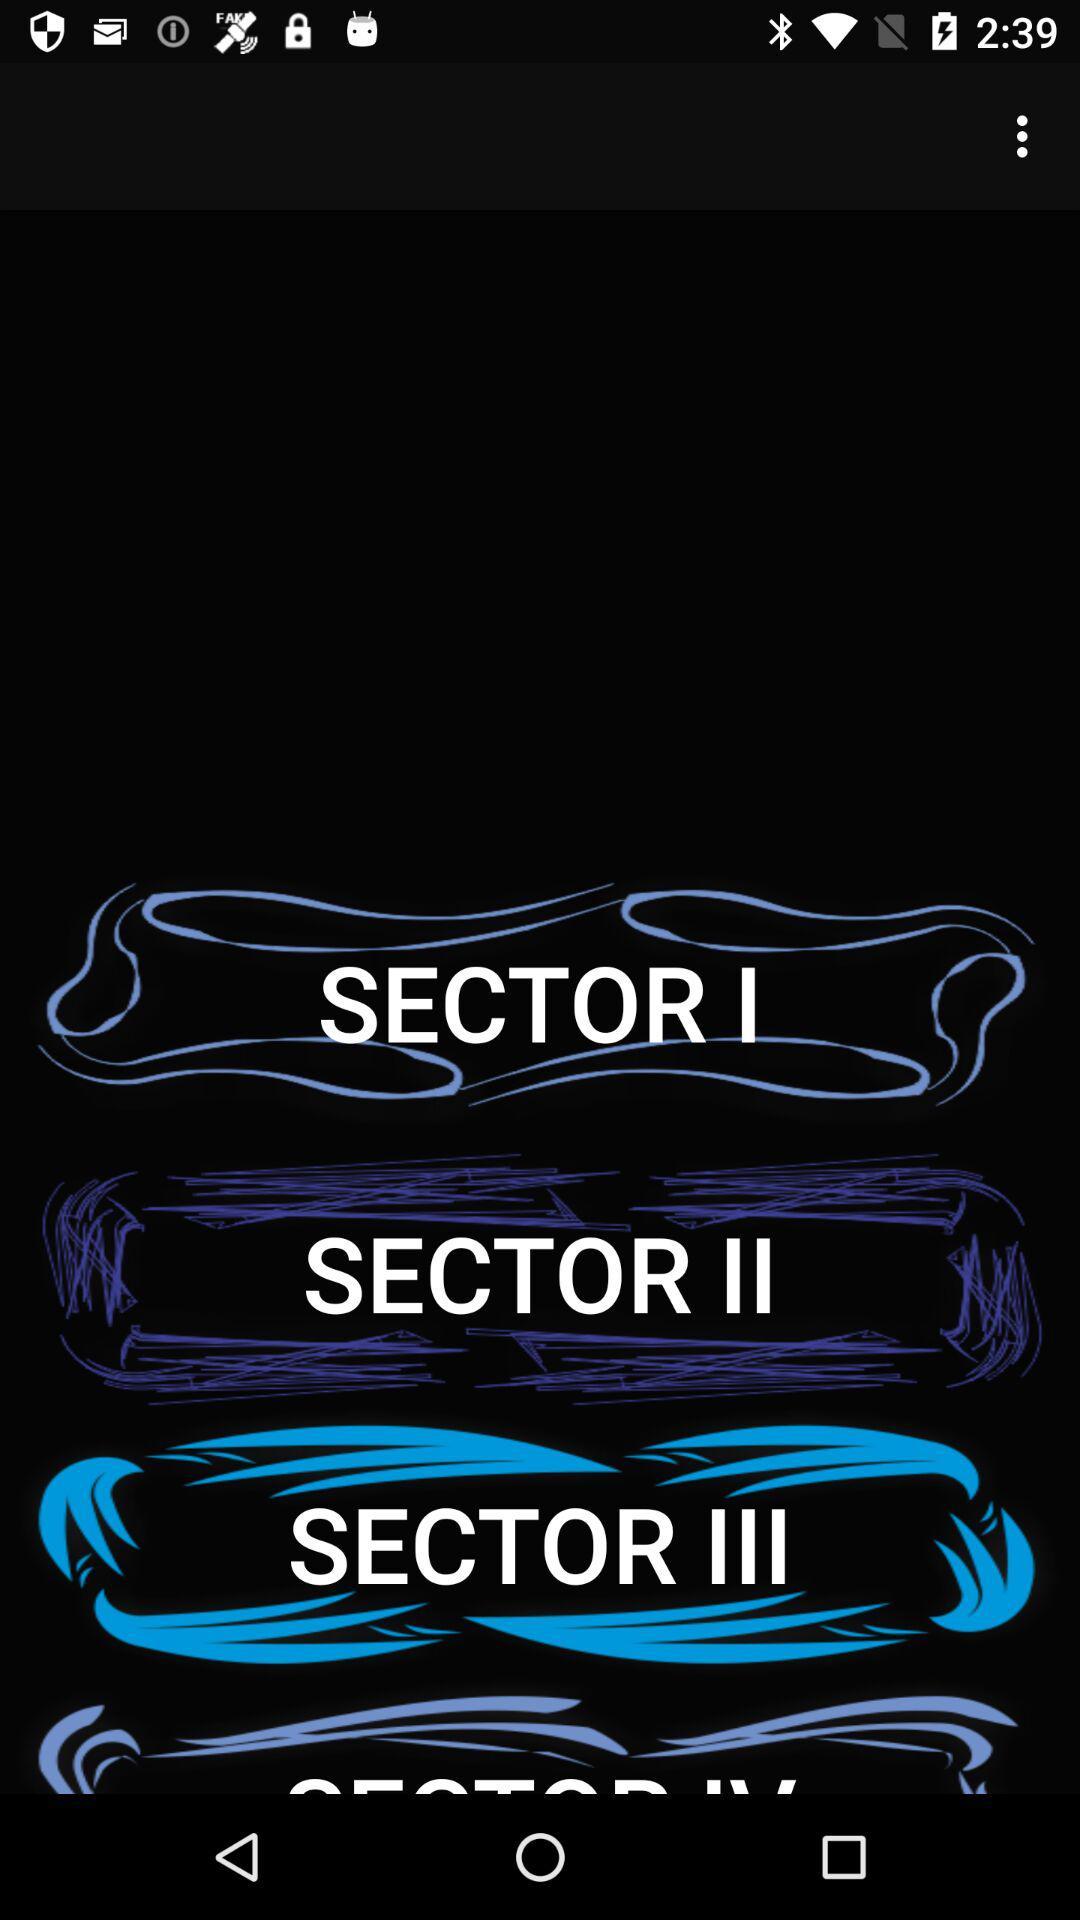 This screenshot has width=1080, height=1920. Describe the element at coordinates (540, 1542) in the screenshot. I see `item below the sector ii icon` at that location.